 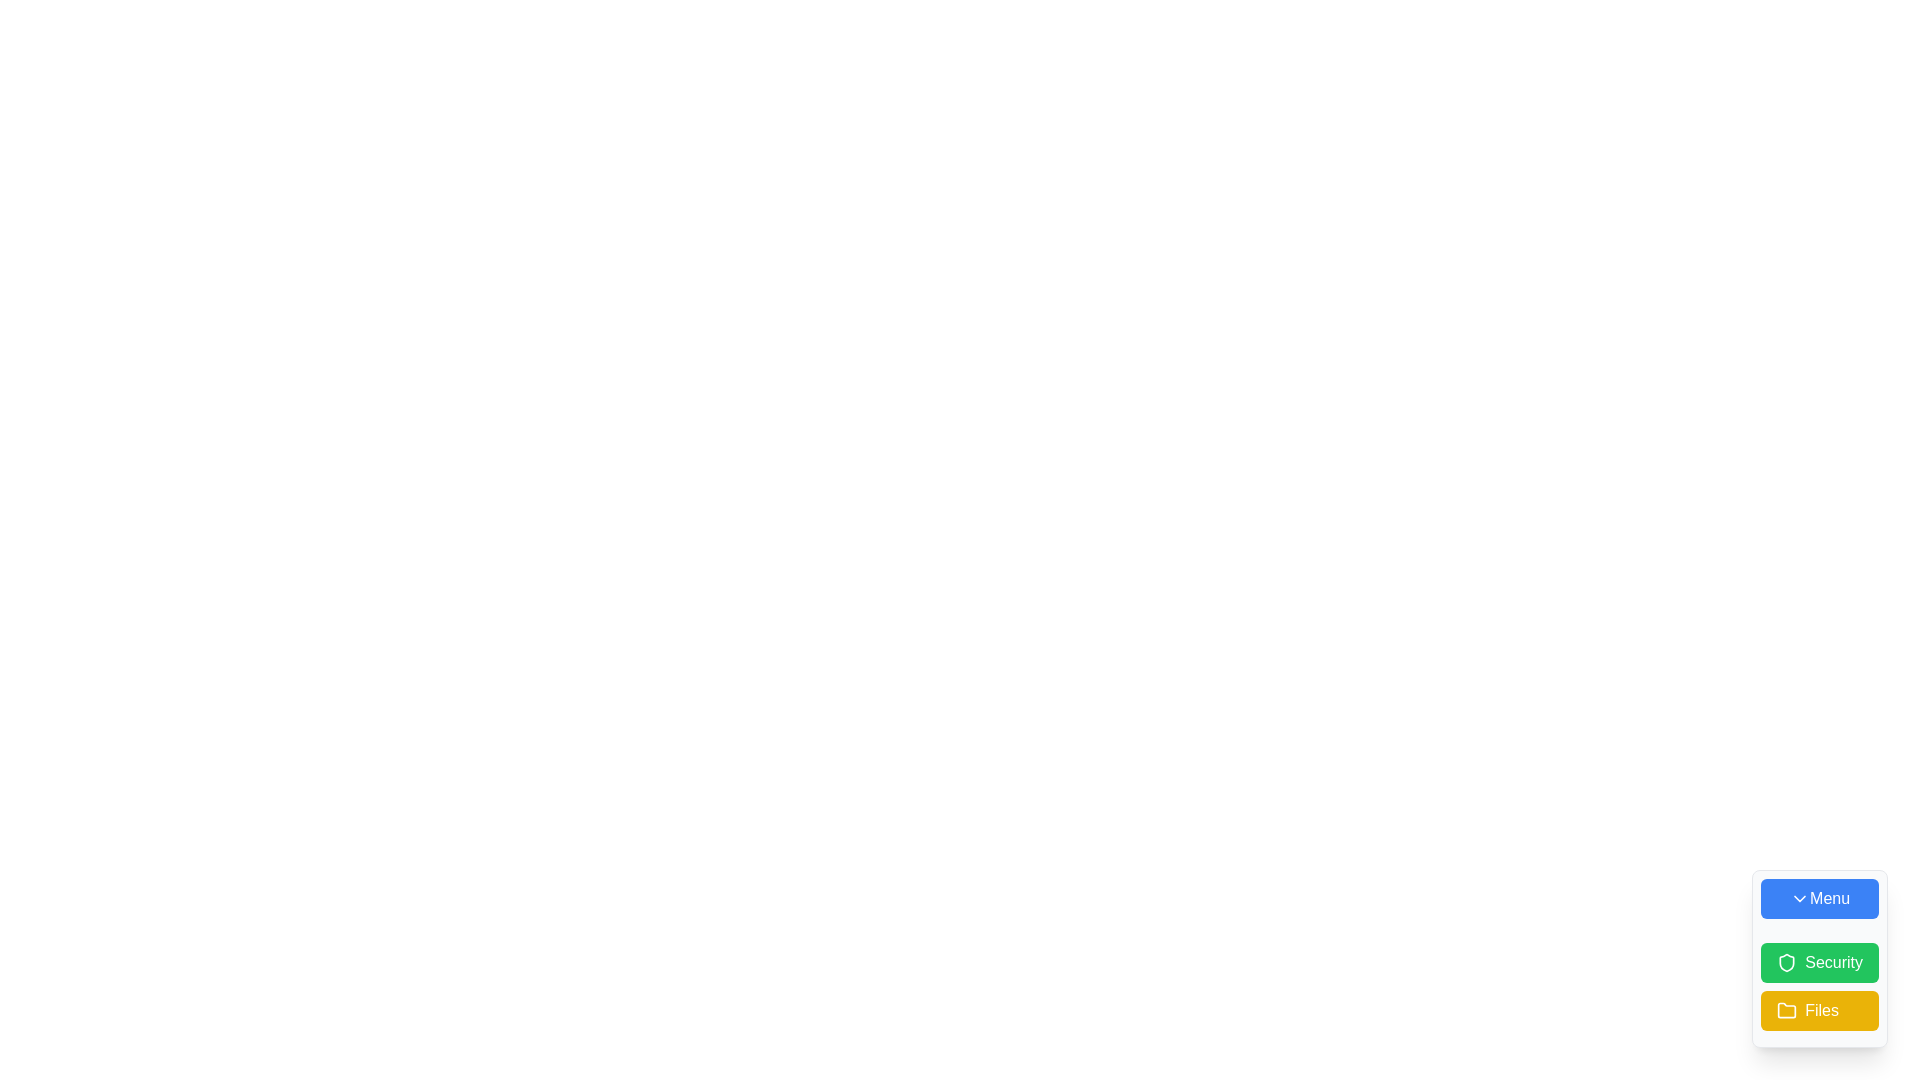 What do you see at coordinates (1800, 897) in the screenshot?
I see `the downward chevron icon within the light blue 'Menu' button` at bounding box center [1800, 897].